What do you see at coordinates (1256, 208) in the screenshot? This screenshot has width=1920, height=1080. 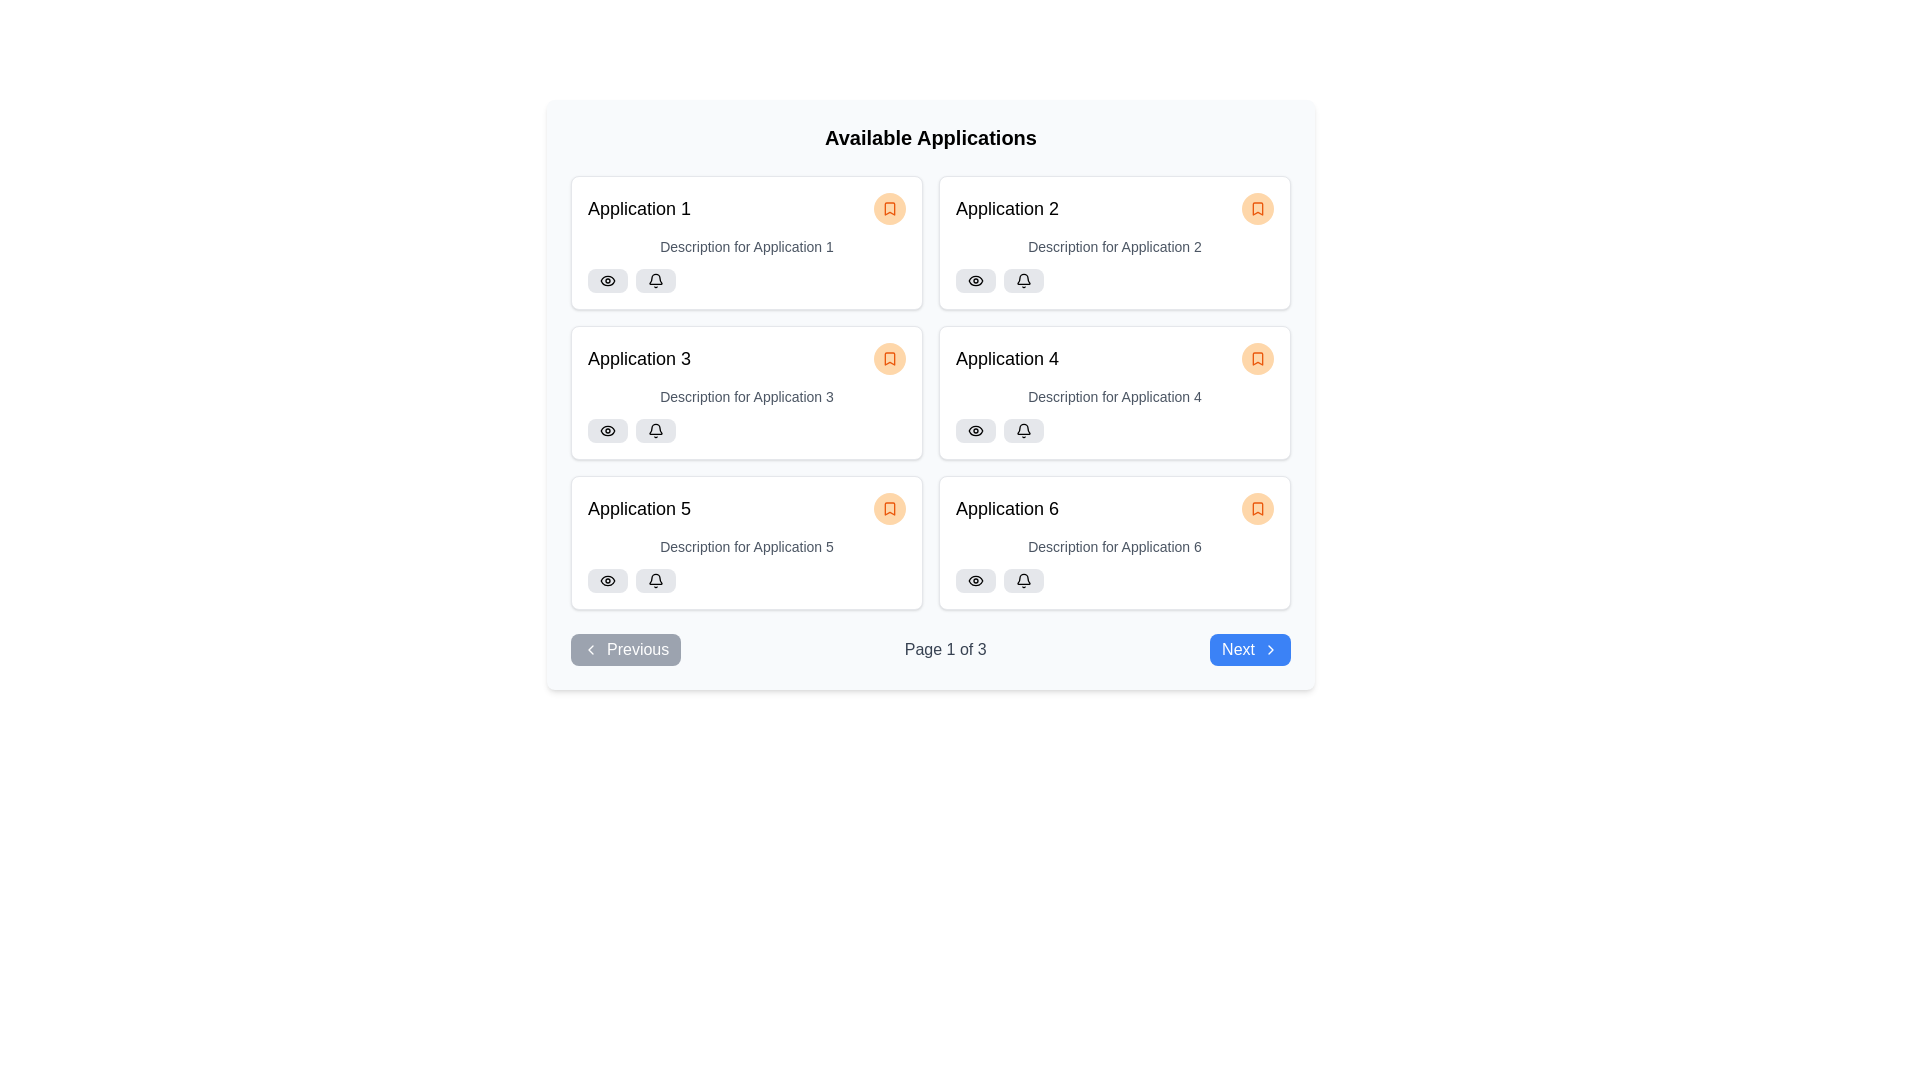 I see `the bookmark button located in the top-right region of the 'Application 2' card` at bounding box center [1256, 208].